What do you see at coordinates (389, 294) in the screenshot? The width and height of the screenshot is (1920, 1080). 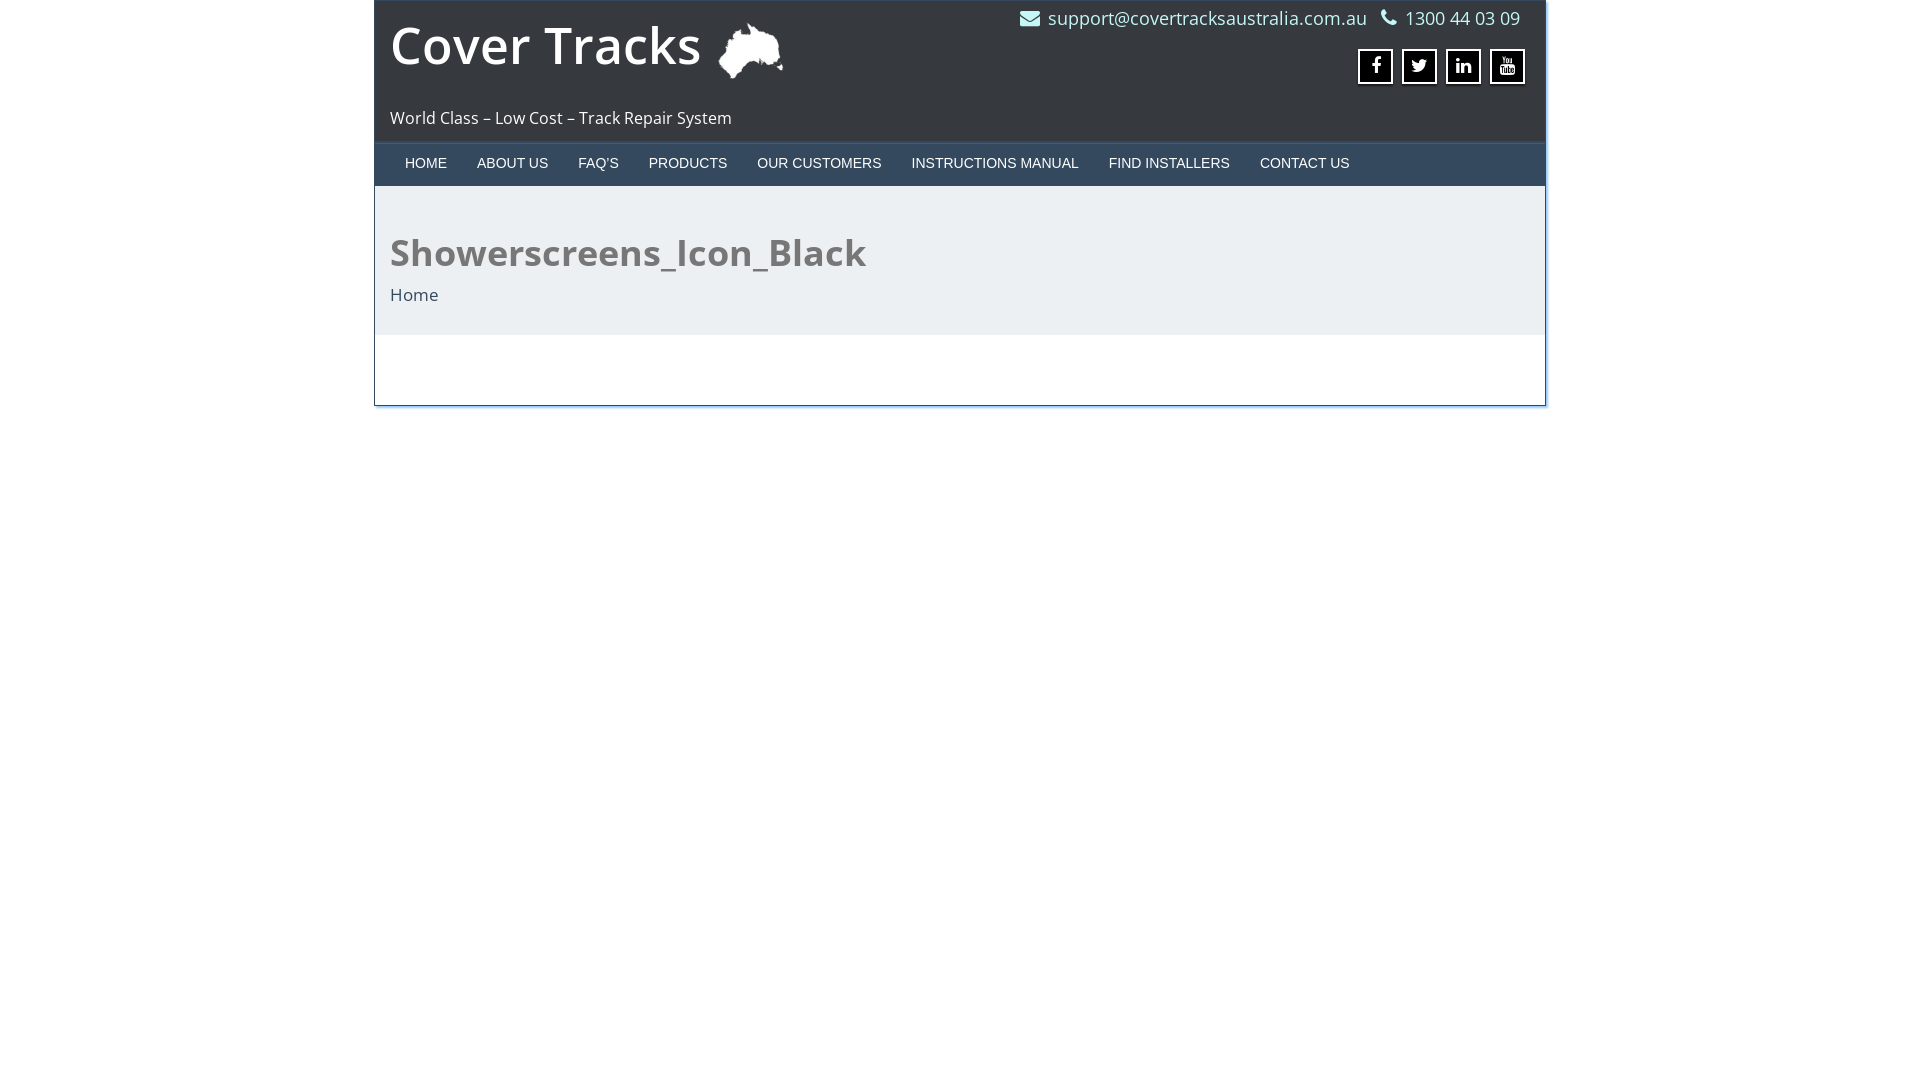 I see `'Home'` at bounding box center [389, 294].